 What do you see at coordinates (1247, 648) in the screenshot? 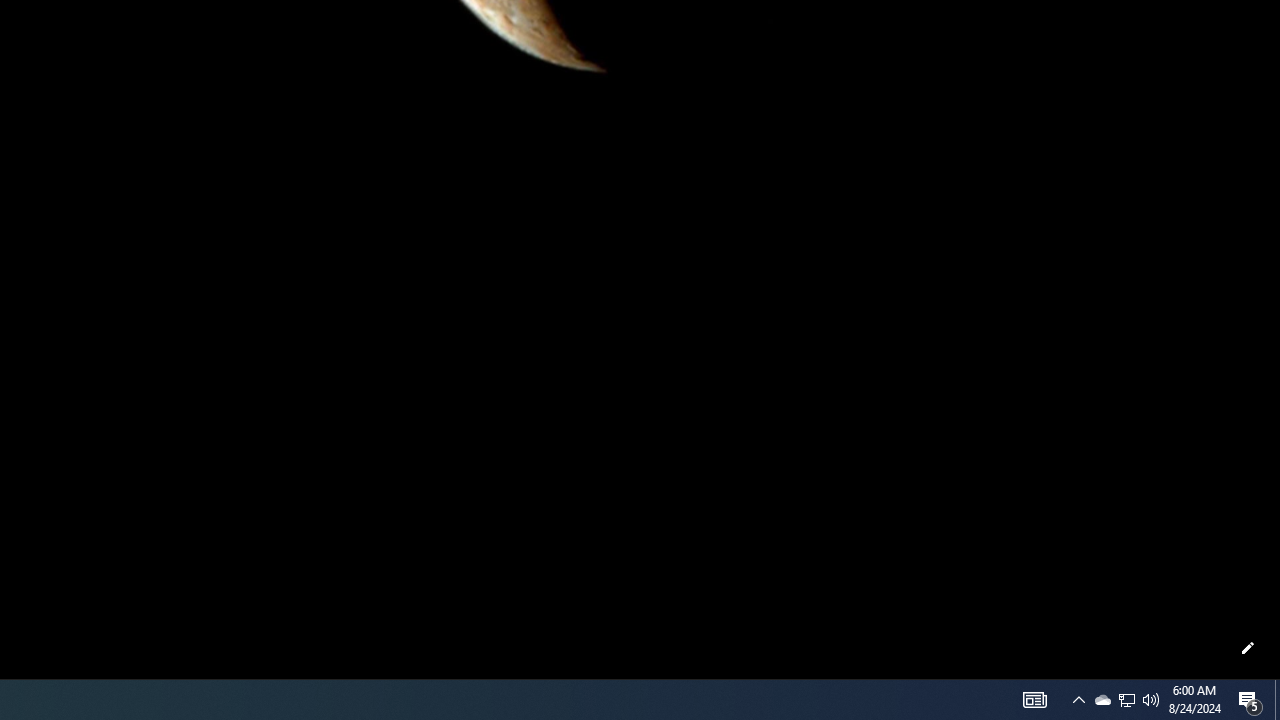
I see `'Customize this page'` at bounding box center [1247, 648].